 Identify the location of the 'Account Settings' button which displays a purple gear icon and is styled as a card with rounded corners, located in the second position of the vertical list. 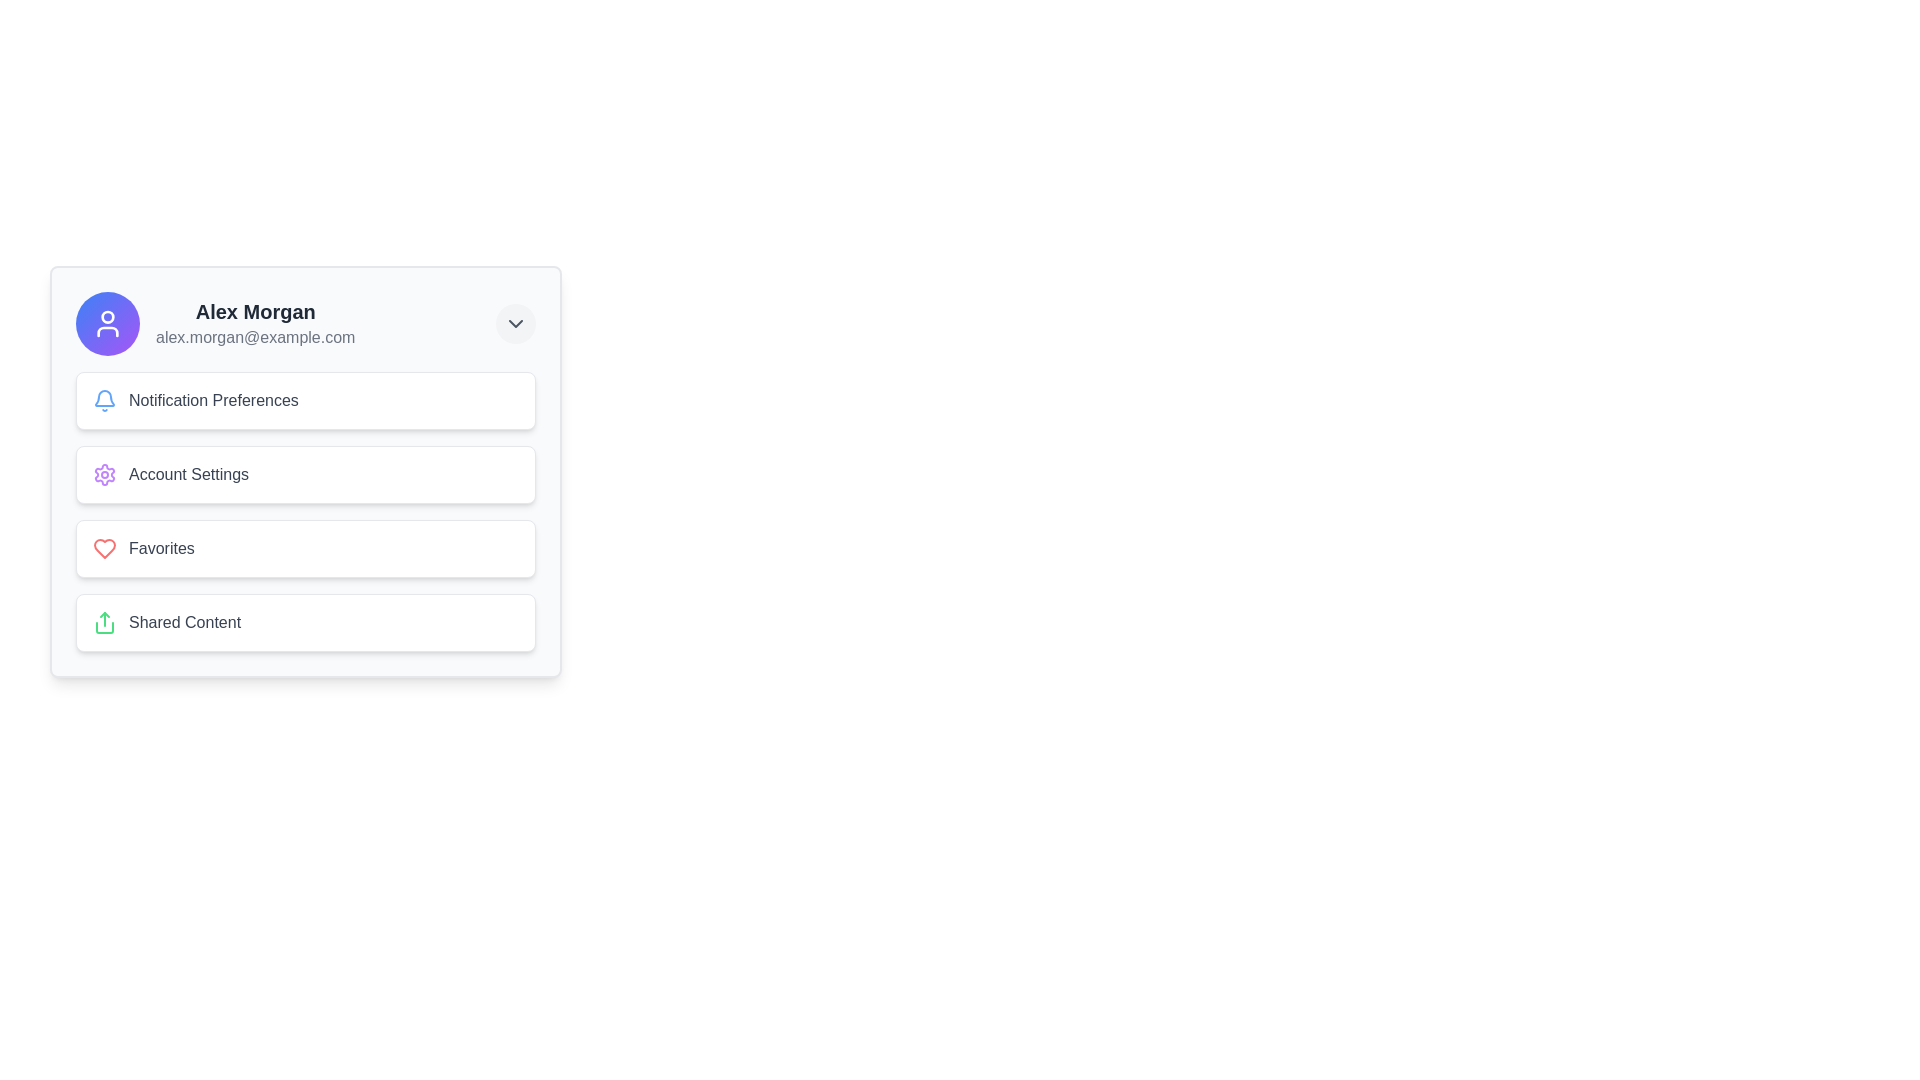
(305, 474).